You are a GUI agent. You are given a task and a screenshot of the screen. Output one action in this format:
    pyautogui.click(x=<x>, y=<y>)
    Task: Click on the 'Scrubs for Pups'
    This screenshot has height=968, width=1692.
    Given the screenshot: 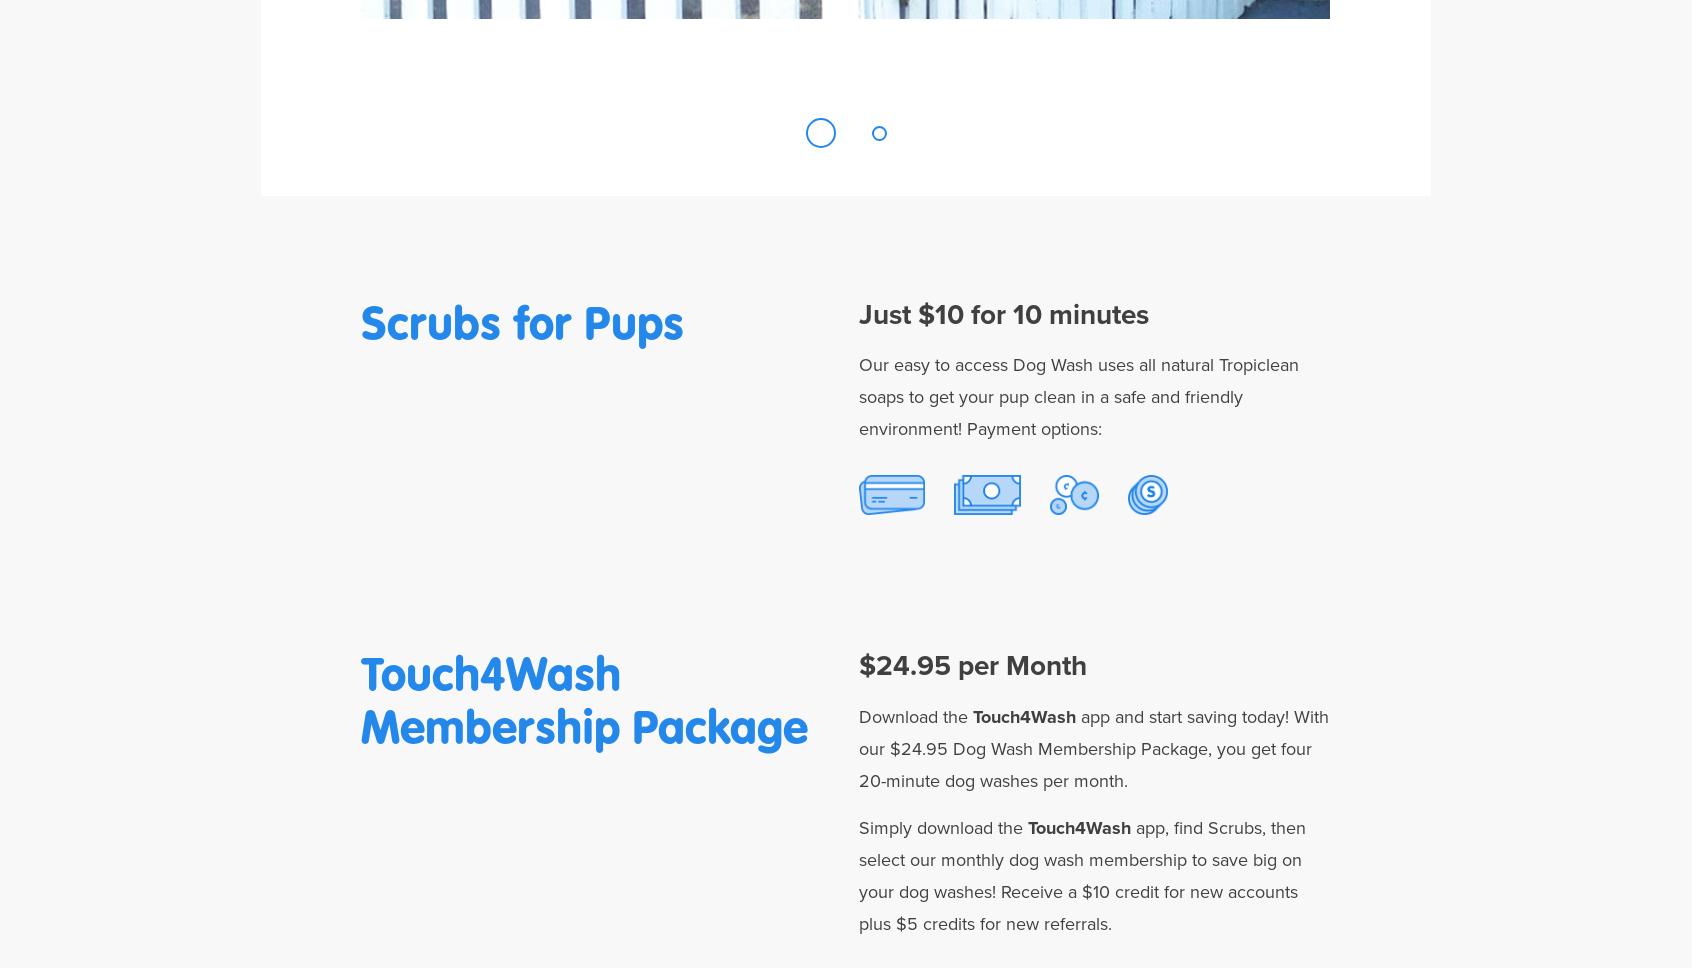 What is the action you would take?
    pyautogui.click(x=522, y=320)
    